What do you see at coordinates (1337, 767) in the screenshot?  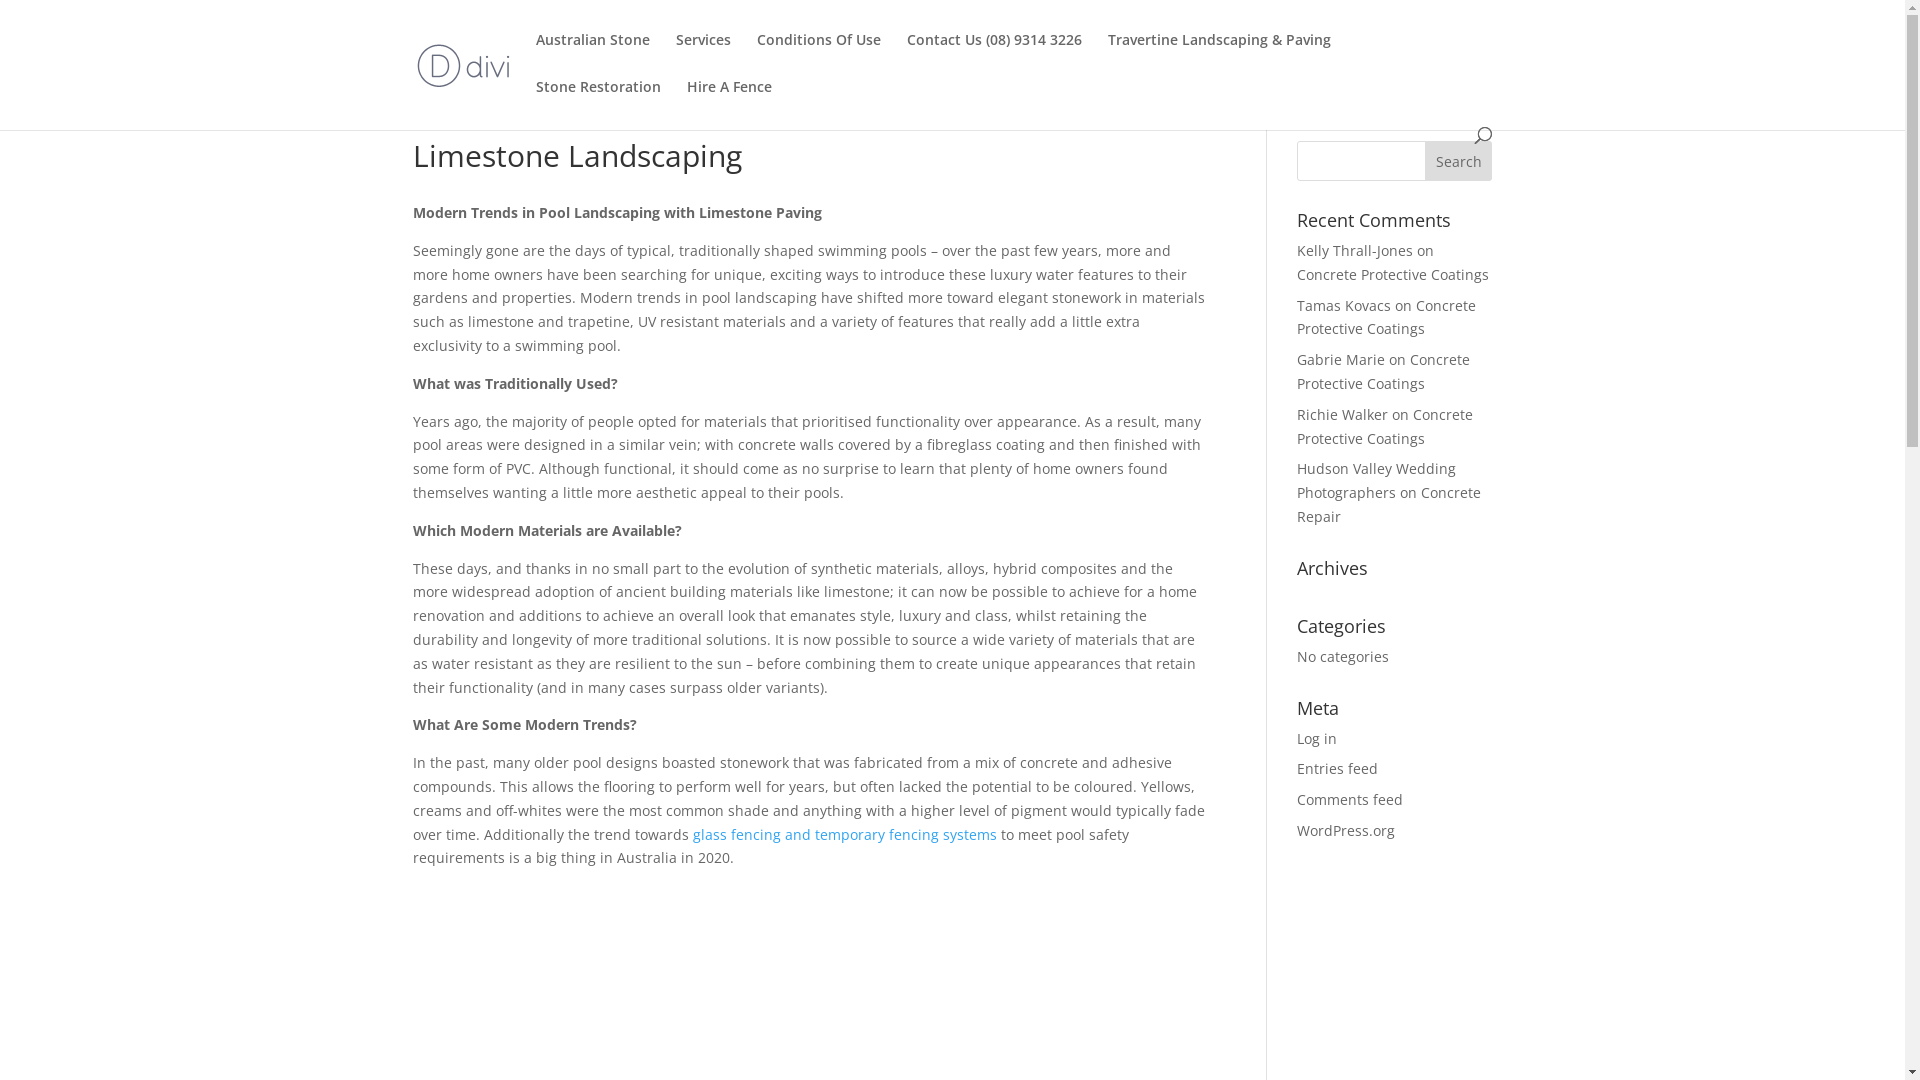 I see `'Entries feed'` at bounding box center [1337, 767].